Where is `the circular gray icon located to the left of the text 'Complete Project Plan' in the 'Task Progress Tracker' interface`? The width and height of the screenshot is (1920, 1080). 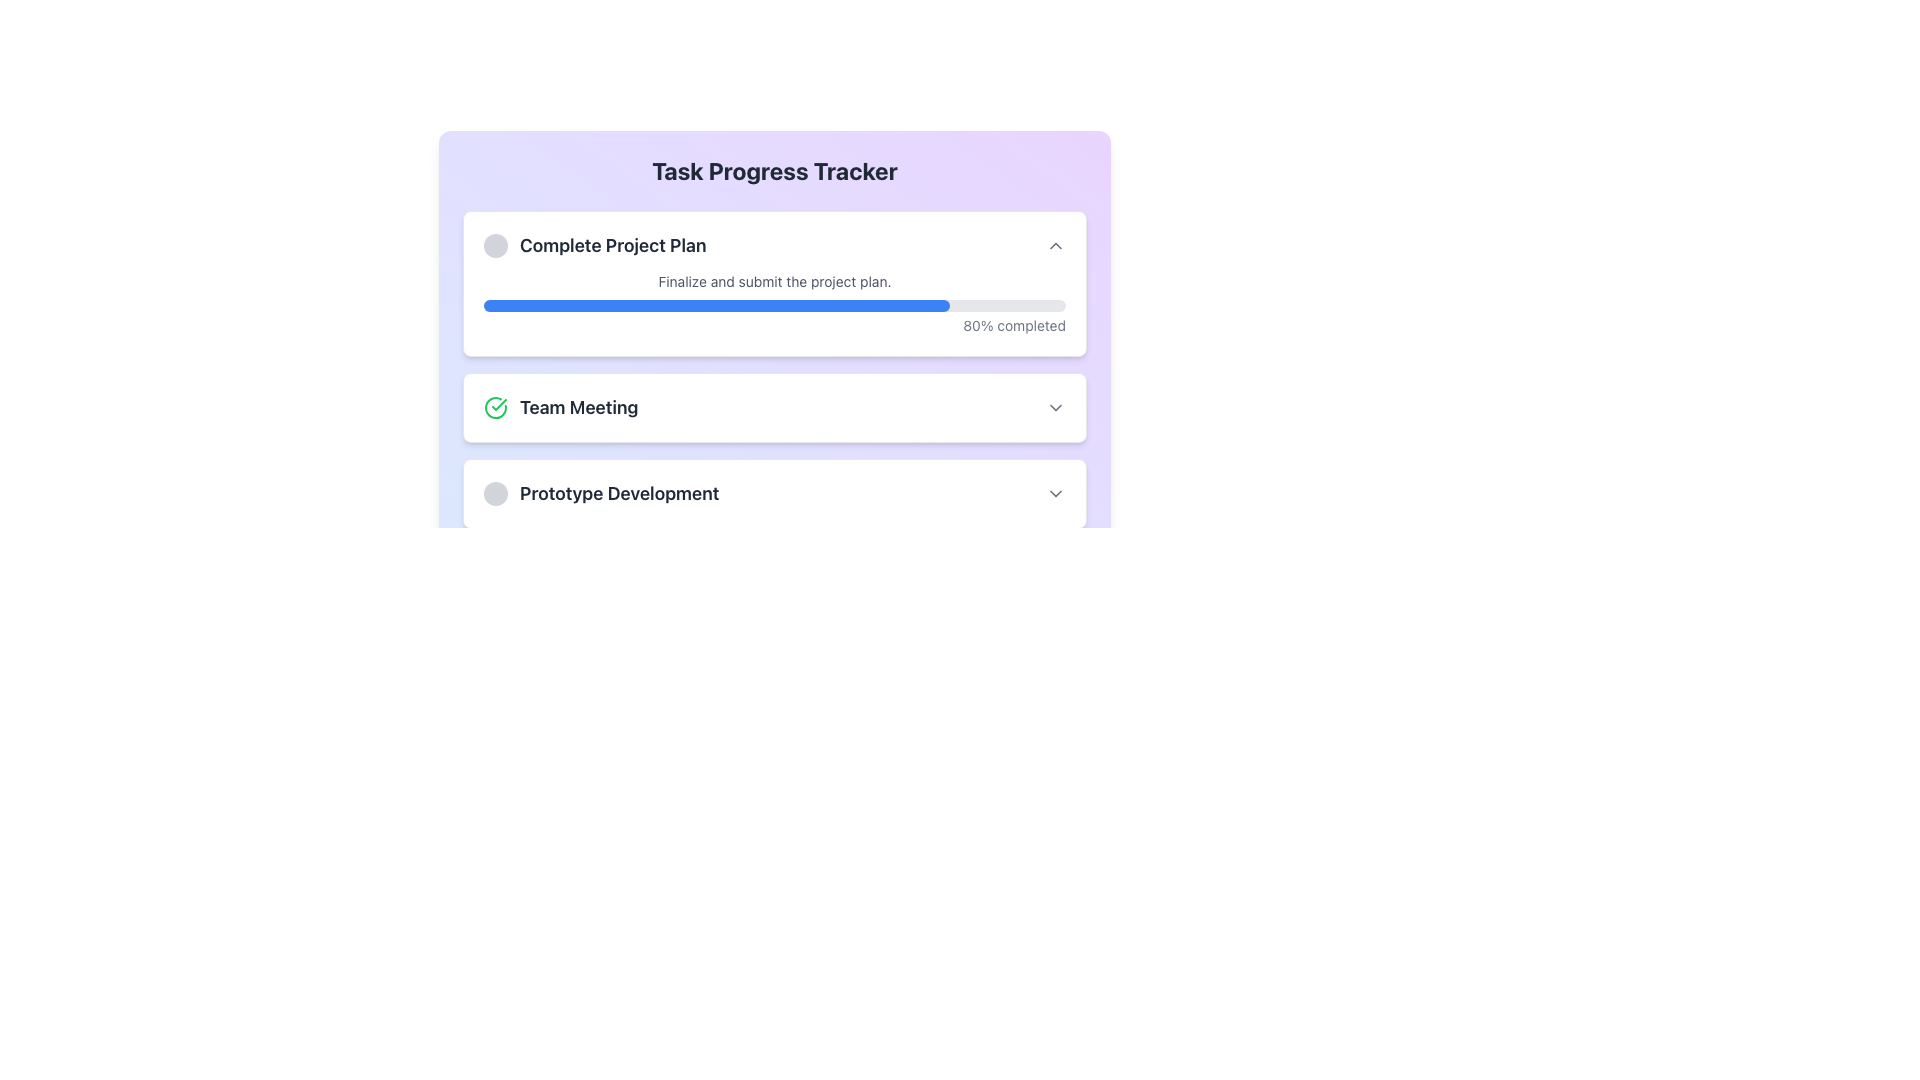
the circular gray icon located to the left of the text 'Complete Project Plan' in the 'Task Progress Tracker' interface is located at coordinates (495, 245).